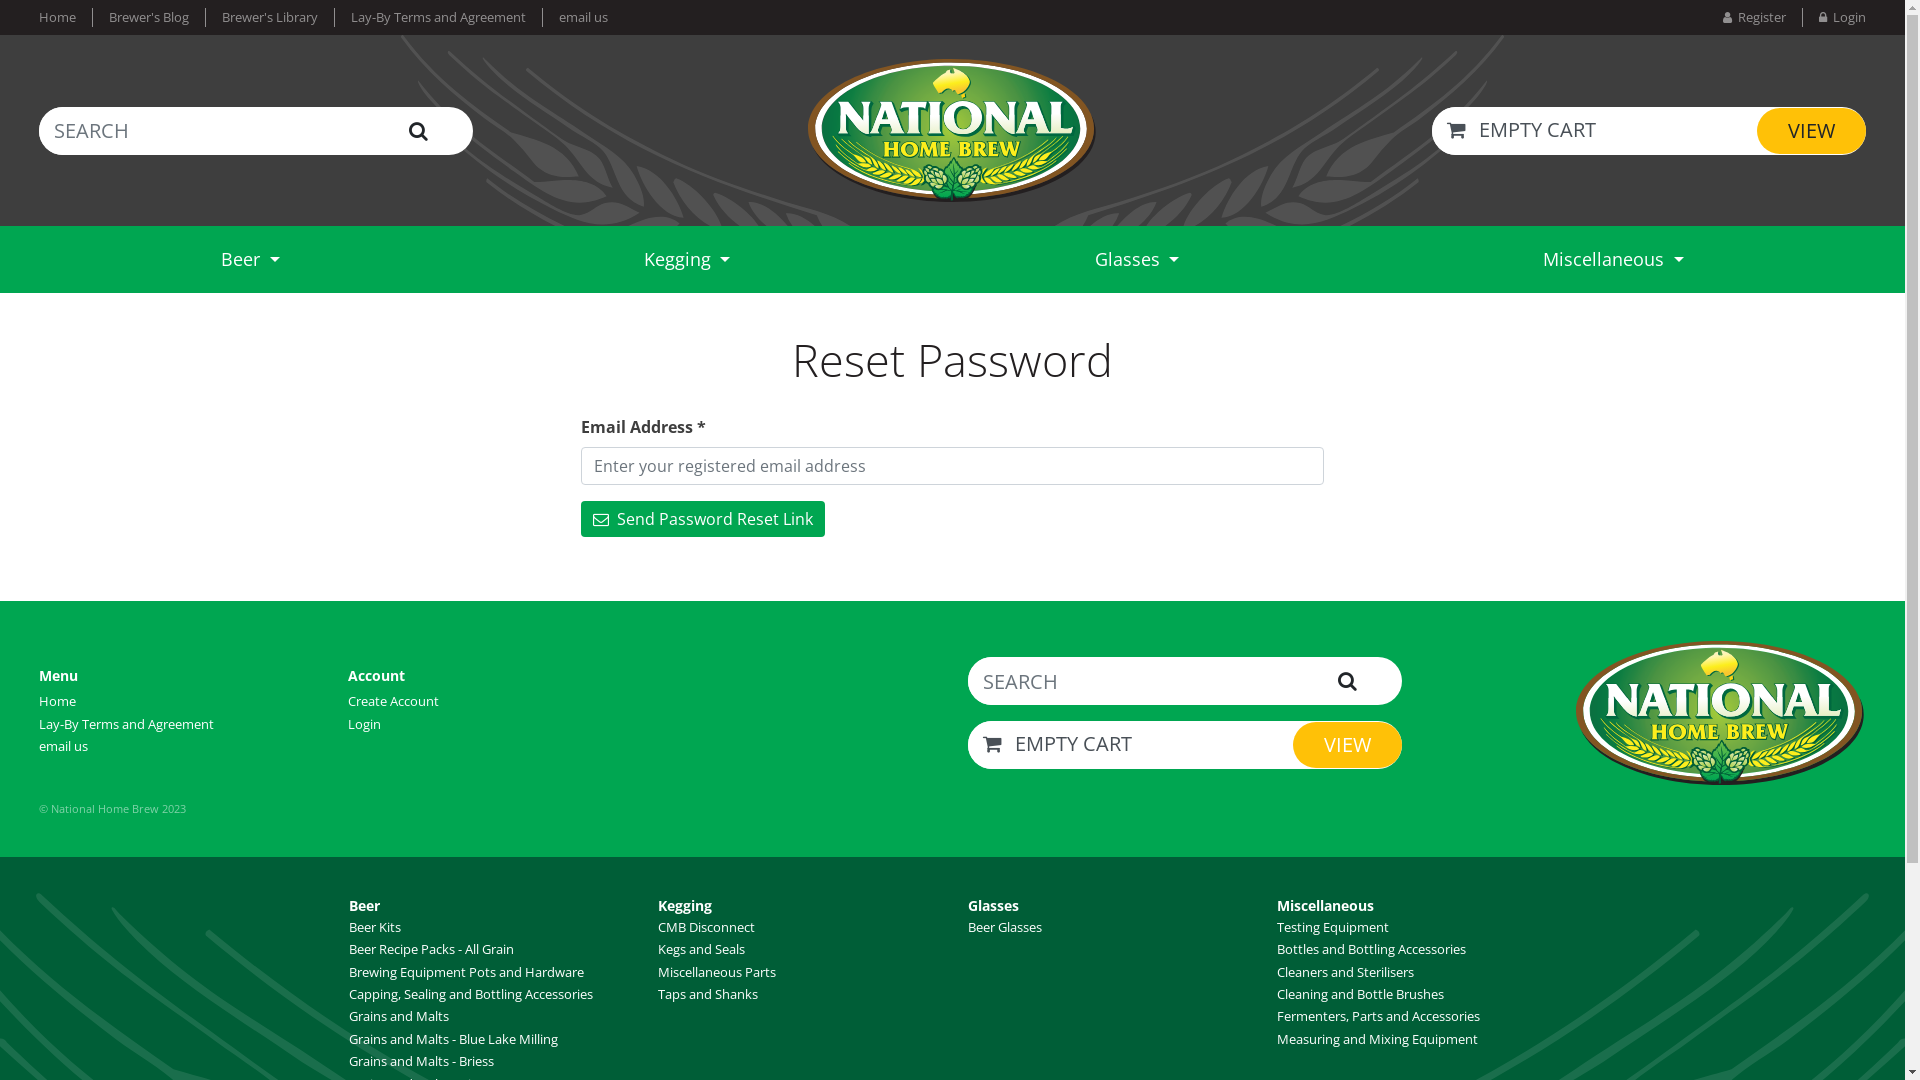 The height and width of the screenshot is (1080, 1920). Describe the element at coordinates (1612, 257) in the screenshot. I see `'Miscellaneous'` at that location.